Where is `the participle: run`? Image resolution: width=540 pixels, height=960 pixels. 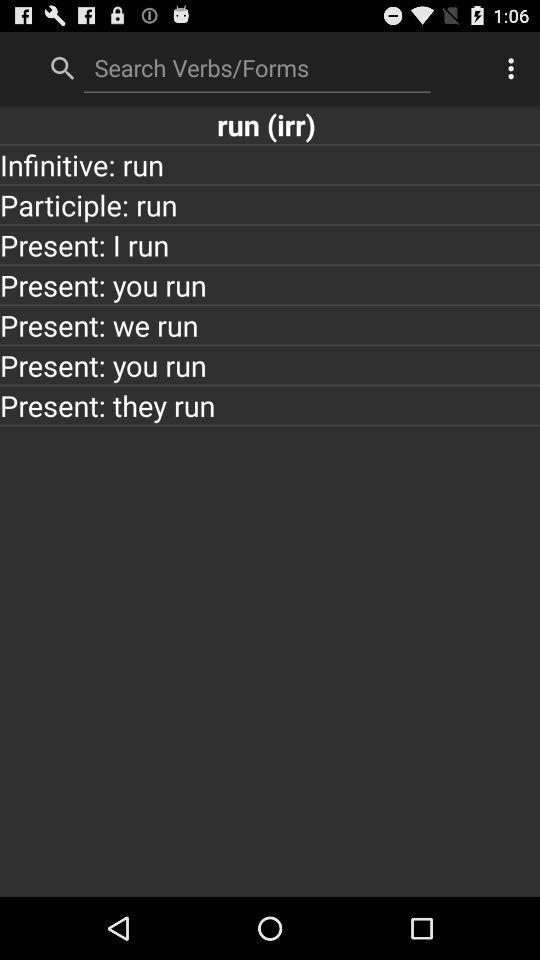 the participle: run is located at coordinates (270, 204).